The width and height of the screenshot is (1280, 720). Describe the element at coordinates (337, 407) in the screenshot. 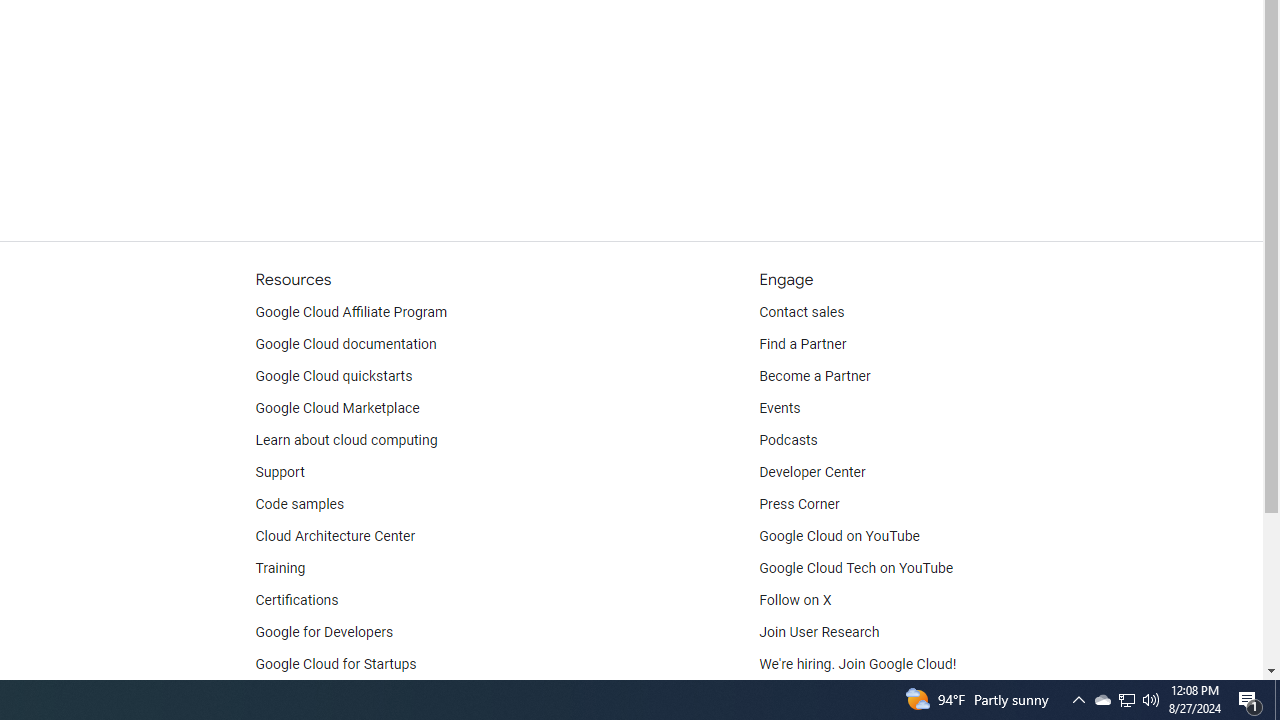

I see `'Google Cloud Marketplace'` at that location.